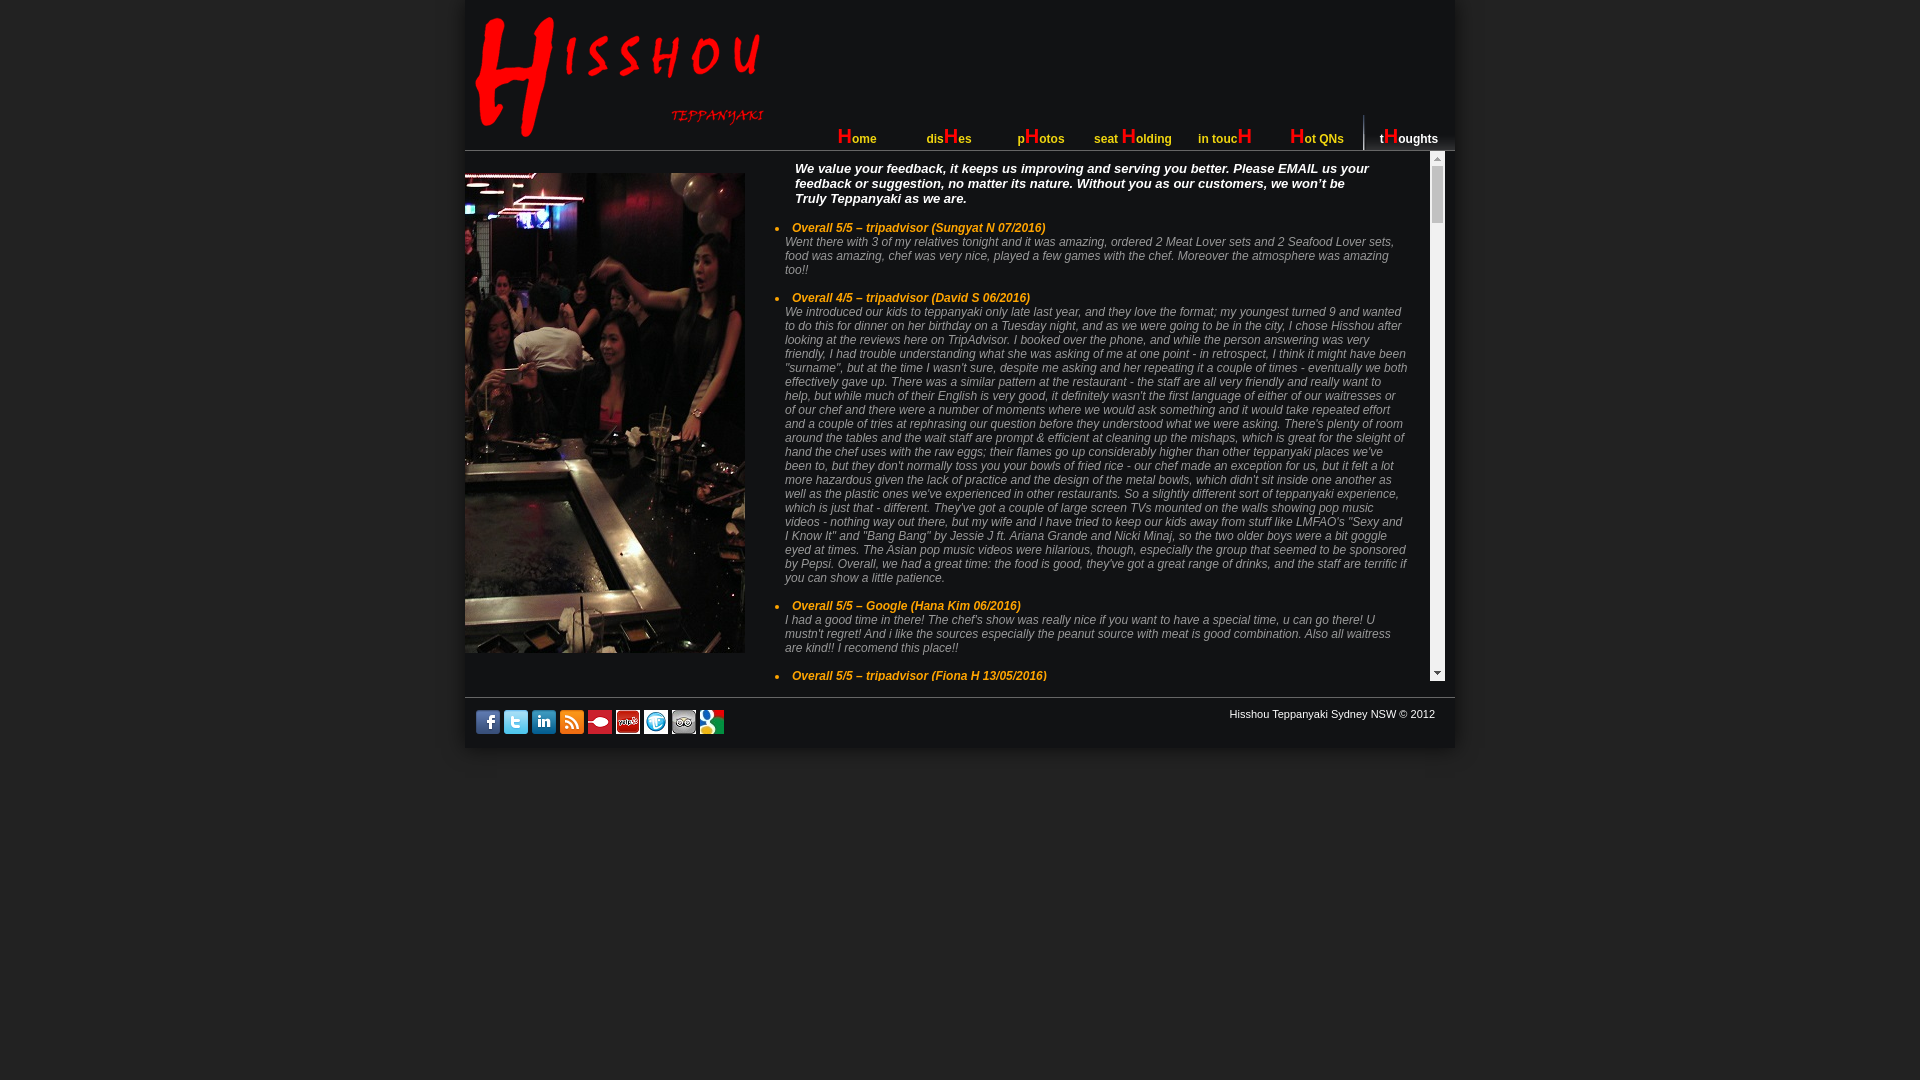 This screenshot has width=1920, height=1080. I want to click on 'rss', so click(570, 729).